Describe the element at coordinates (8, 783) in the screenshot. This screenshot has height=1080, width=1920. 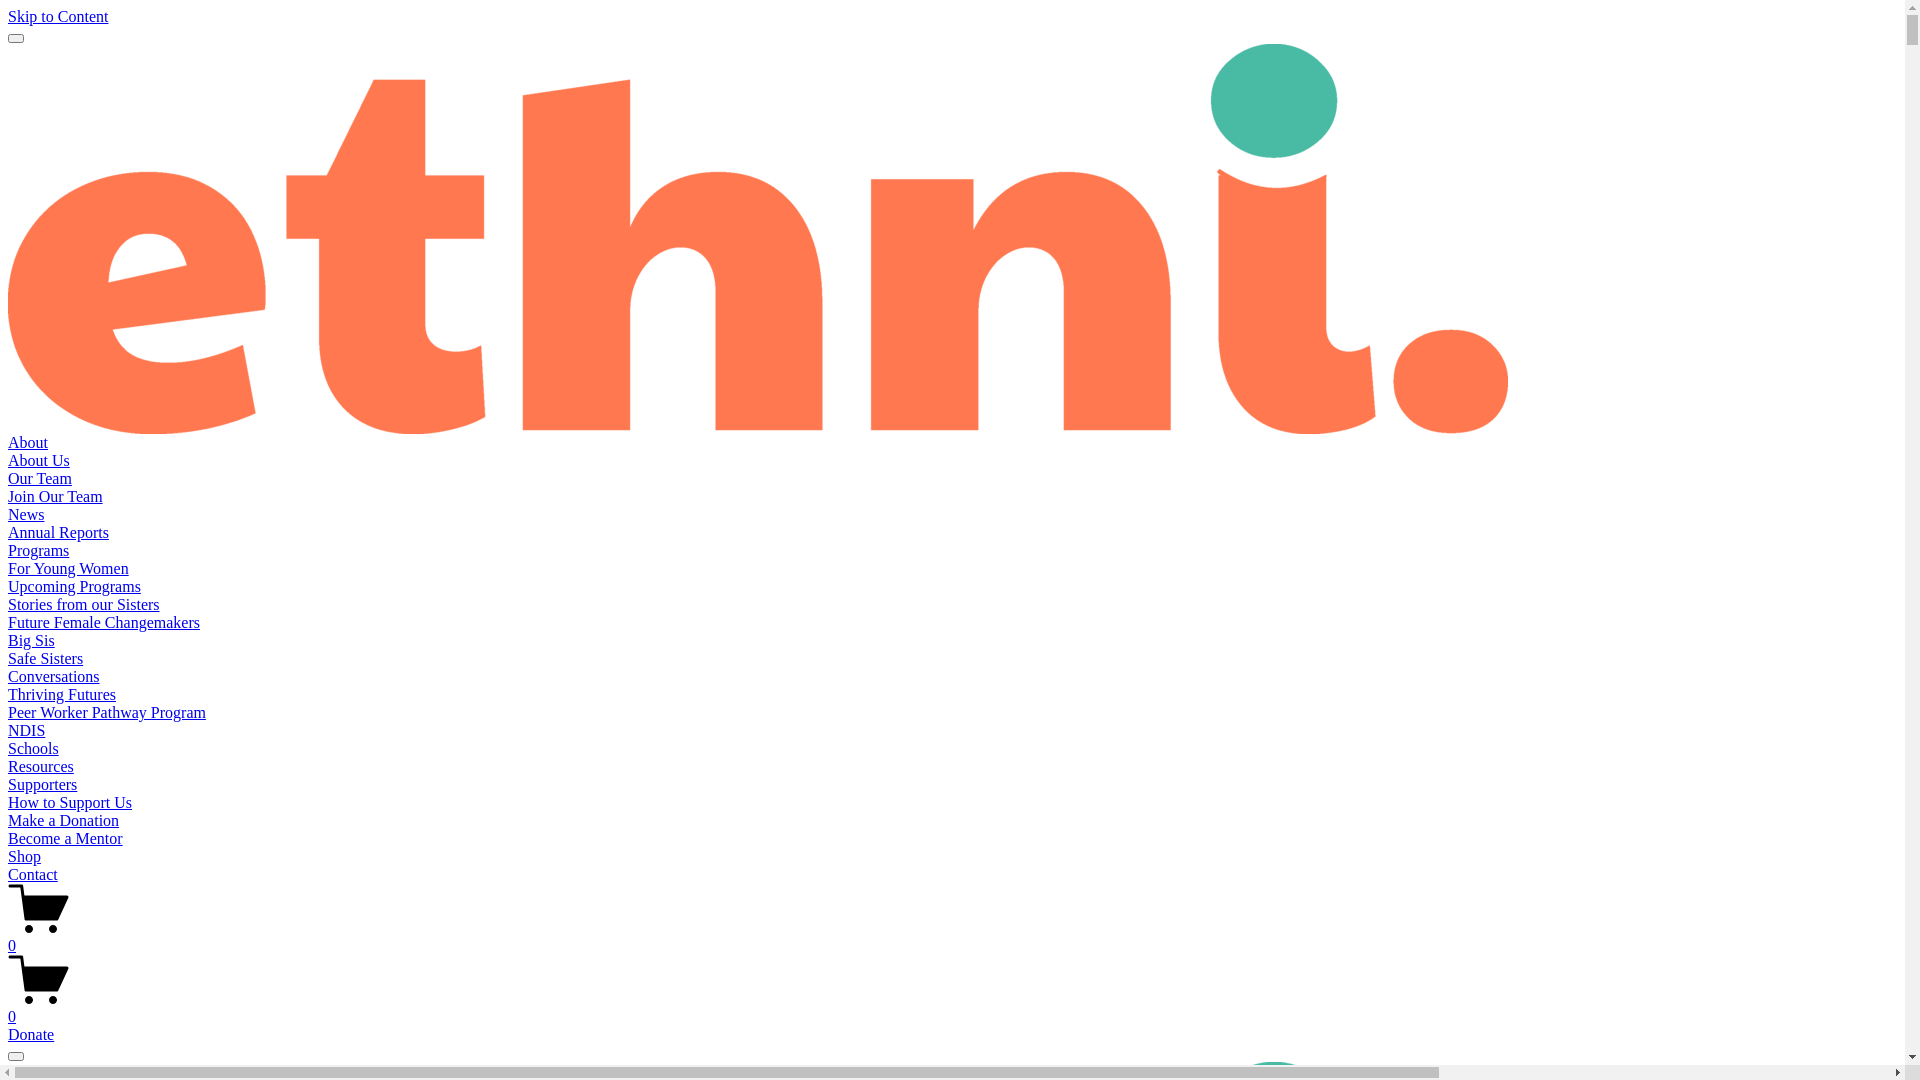
I see `'Supporters'` at that location.